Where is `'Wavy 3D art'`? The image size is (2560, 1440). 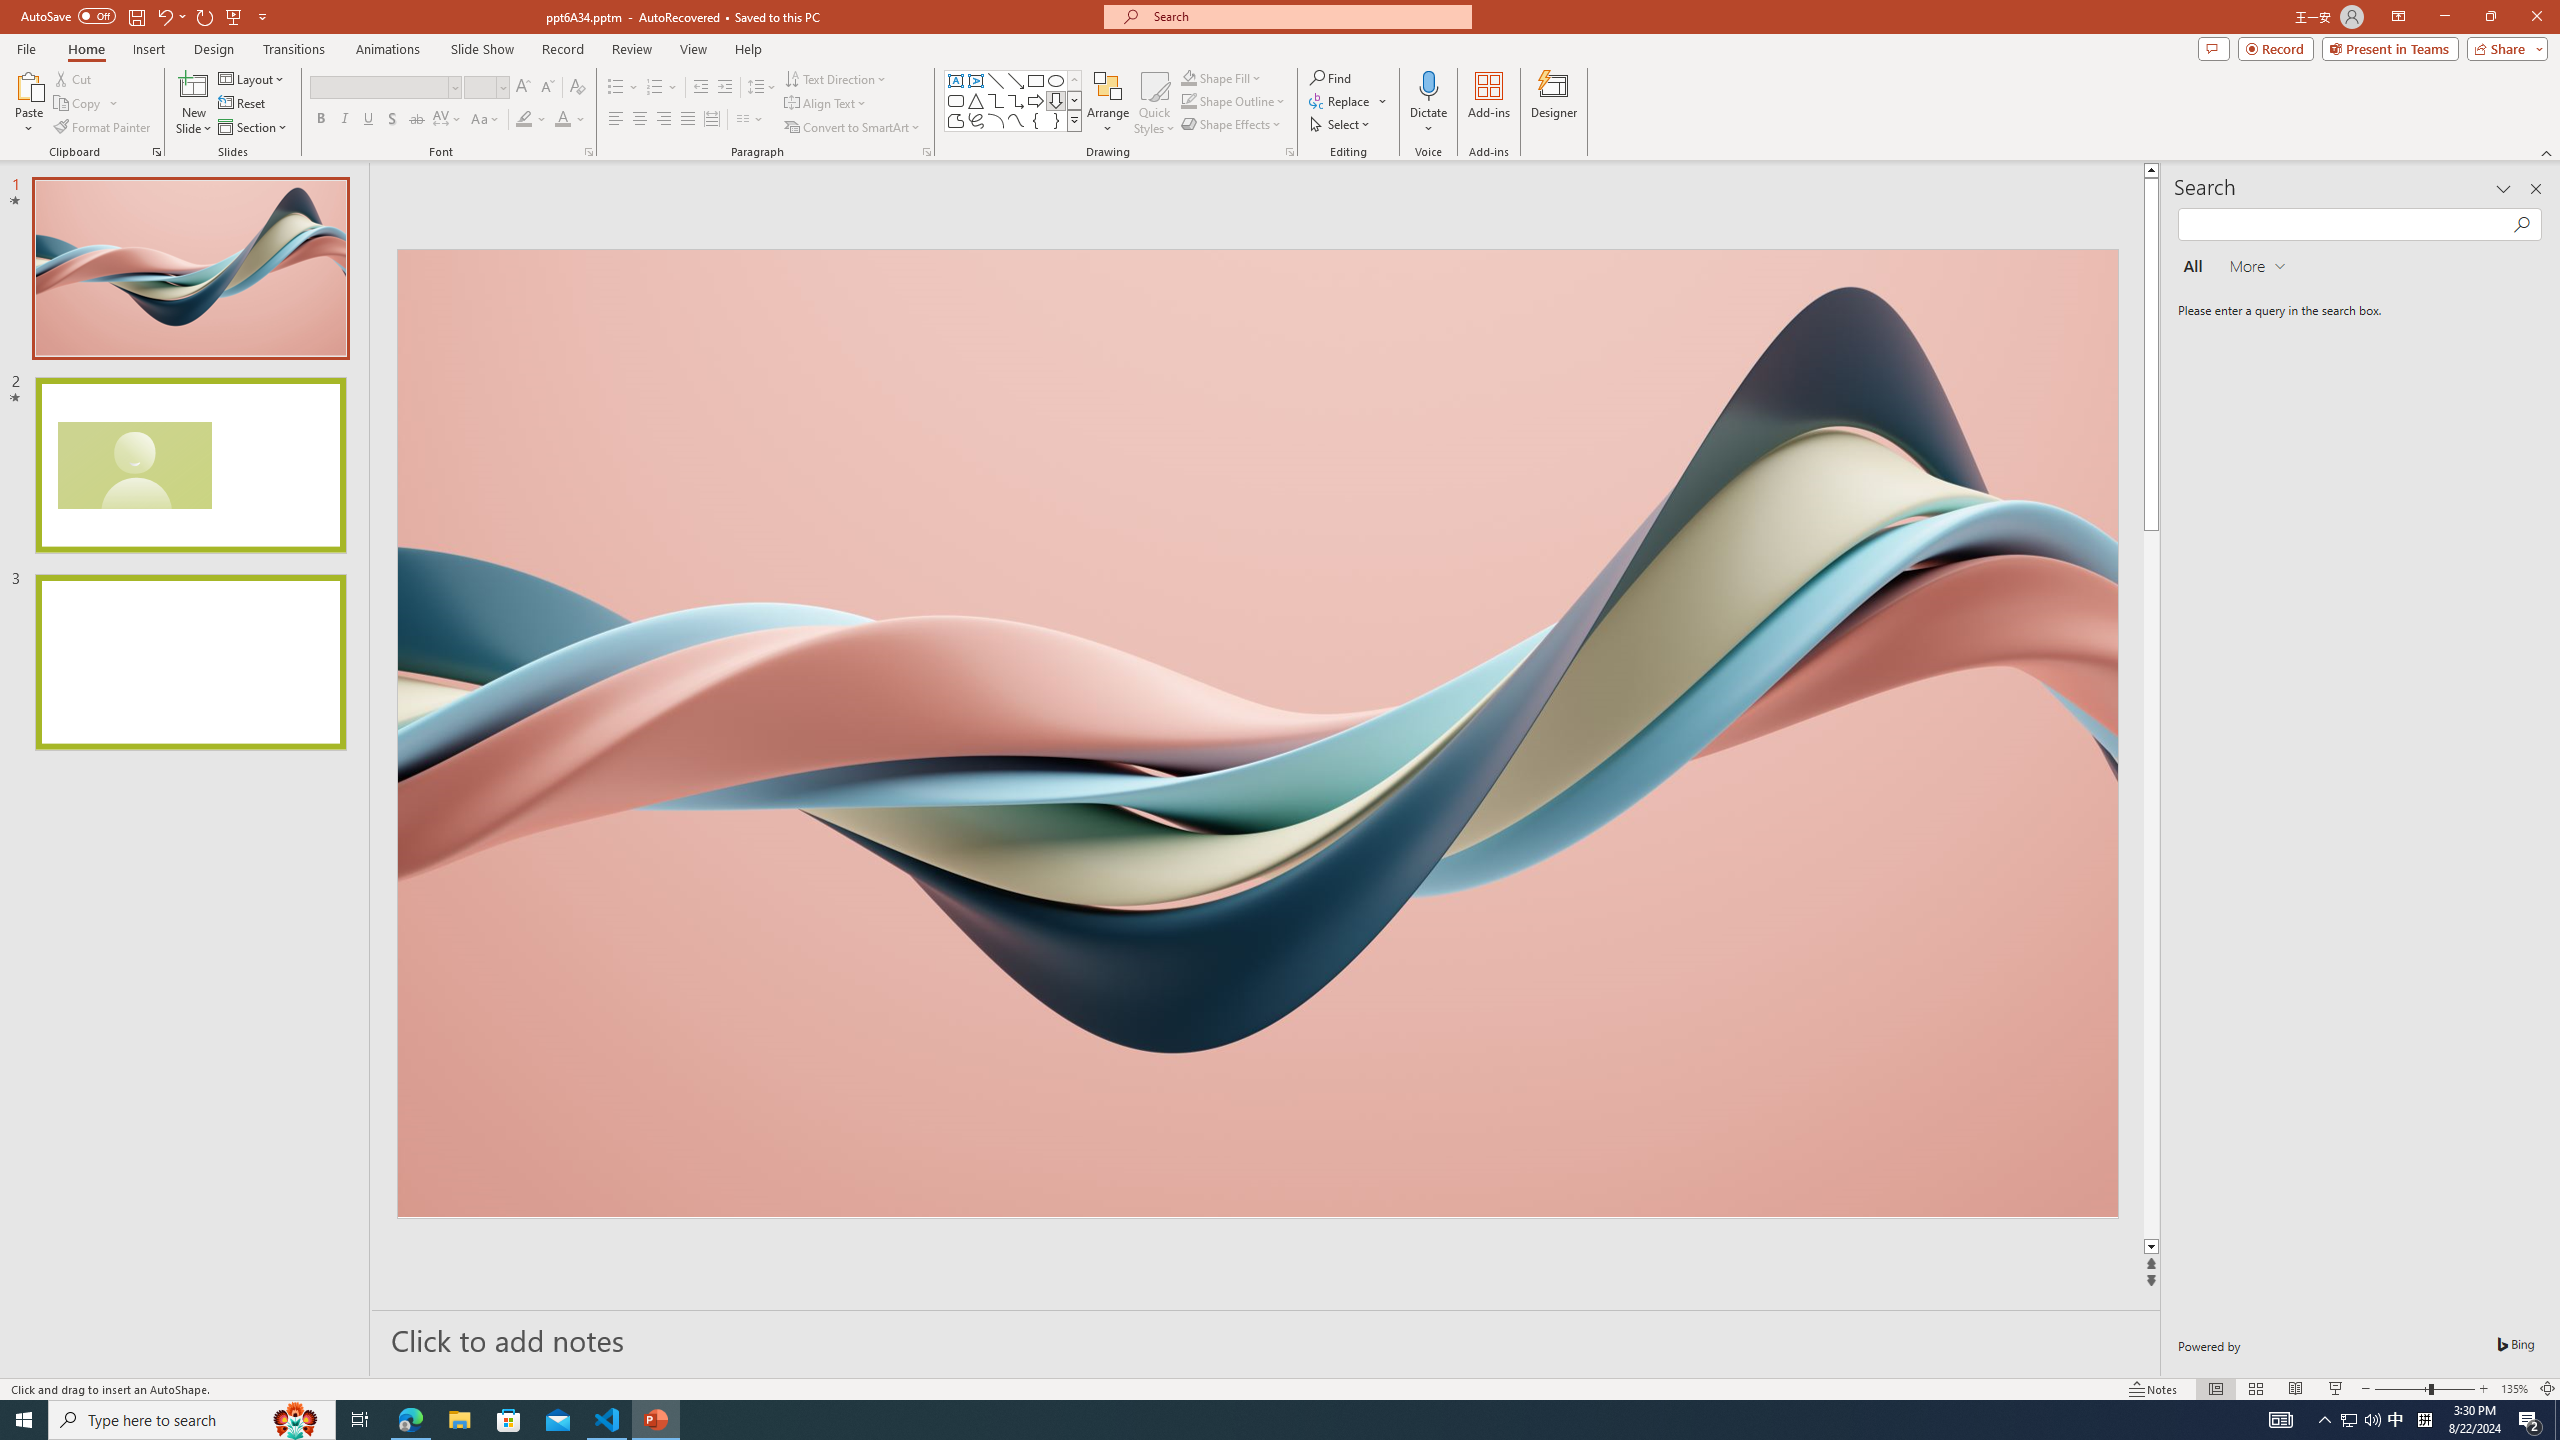
'Wavy 3D art' is located at coordinates (1255, 732).